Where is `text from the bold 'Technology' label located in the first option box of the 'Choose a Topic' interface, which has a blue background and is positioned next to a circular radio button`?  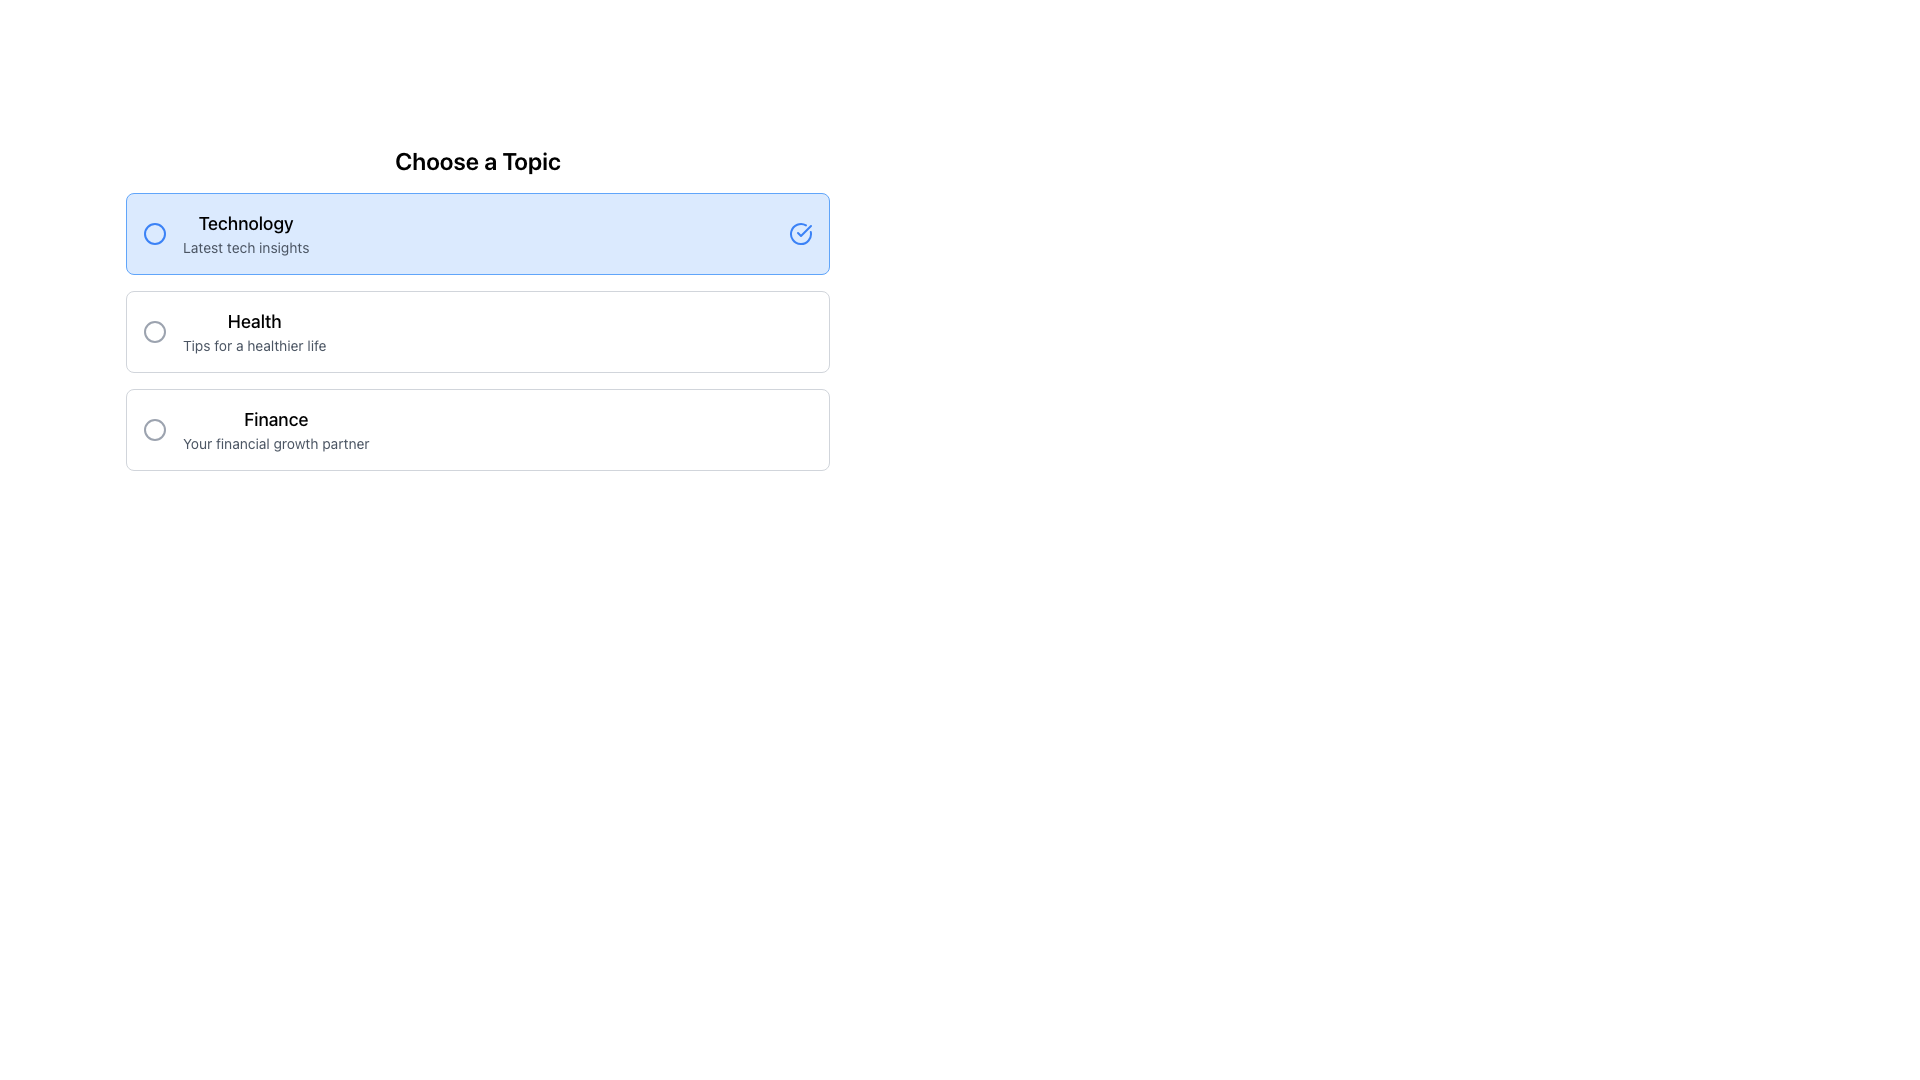 text from the bold 'Technology' label located in the first option box of the 'Choose a Topic' interface, which has a blue background and is positioned next to a circular radio button is located at coordinates (245, 233).